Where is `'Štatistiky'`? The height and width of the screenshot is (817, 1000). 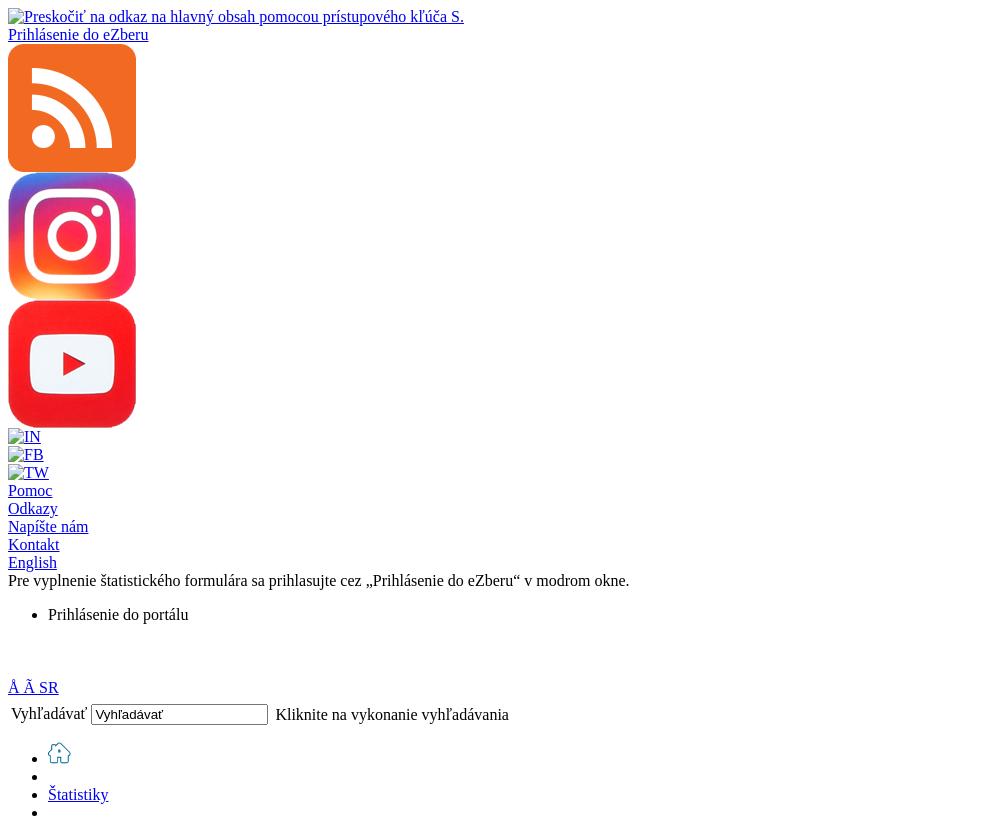
'Štatistiky' is located at coordinates (77, 794).